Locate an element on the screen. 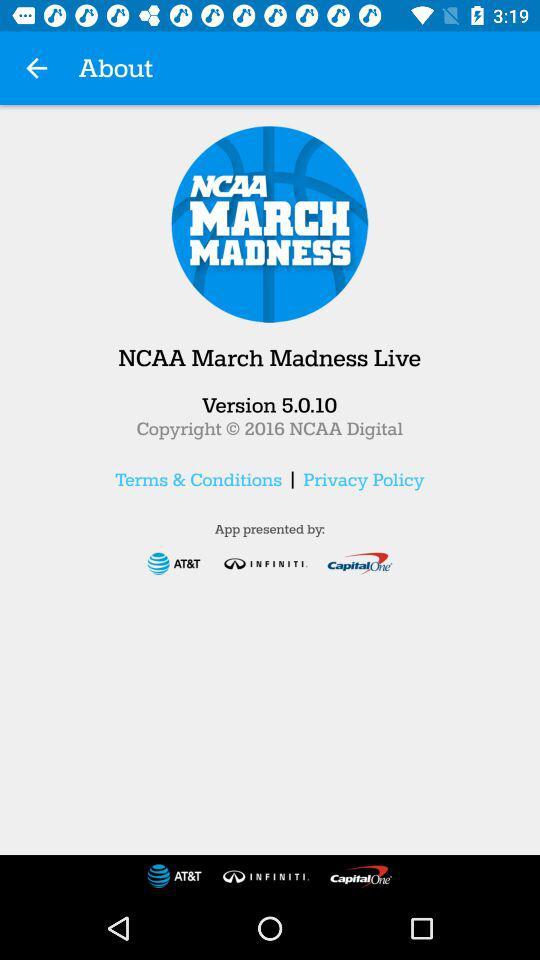 This screenshot has height=960, width=540. the logos which are in the bottom is located at coordinates (270, 875).